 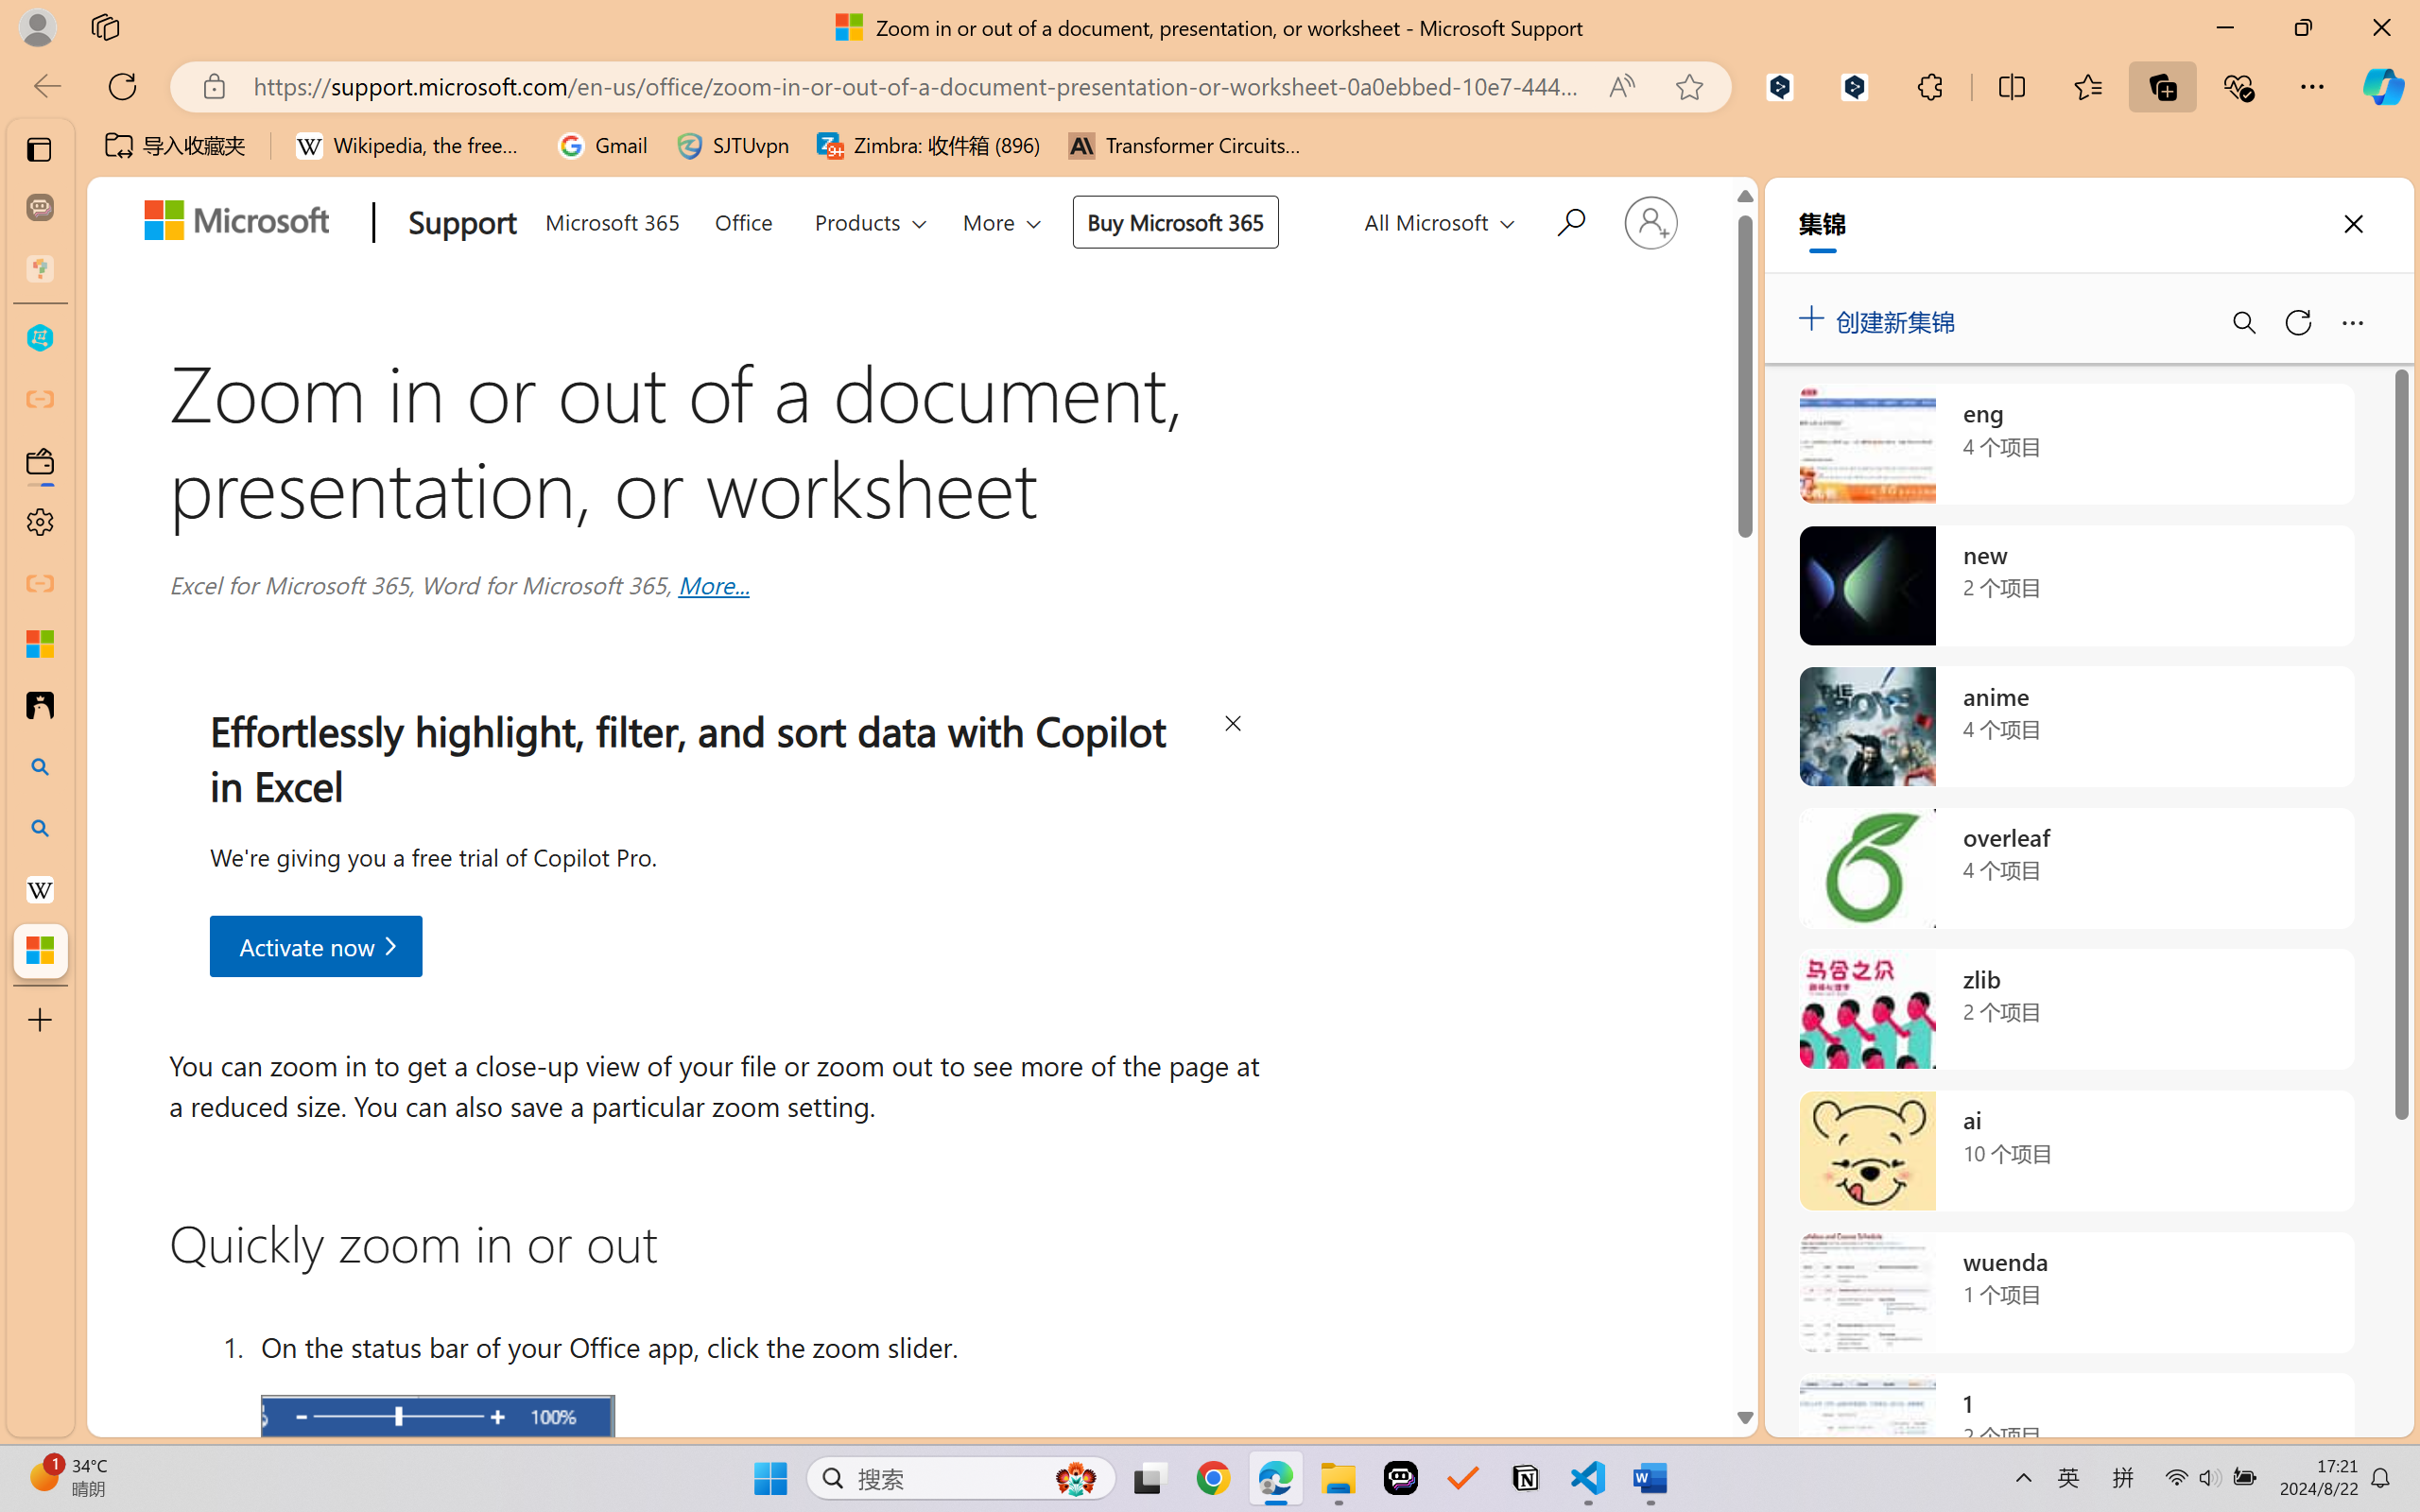 What do you see at coordinates (1649, 221) in the screenshot?
I see `'Sign in to your account'` at bounding box center [1649, 221].